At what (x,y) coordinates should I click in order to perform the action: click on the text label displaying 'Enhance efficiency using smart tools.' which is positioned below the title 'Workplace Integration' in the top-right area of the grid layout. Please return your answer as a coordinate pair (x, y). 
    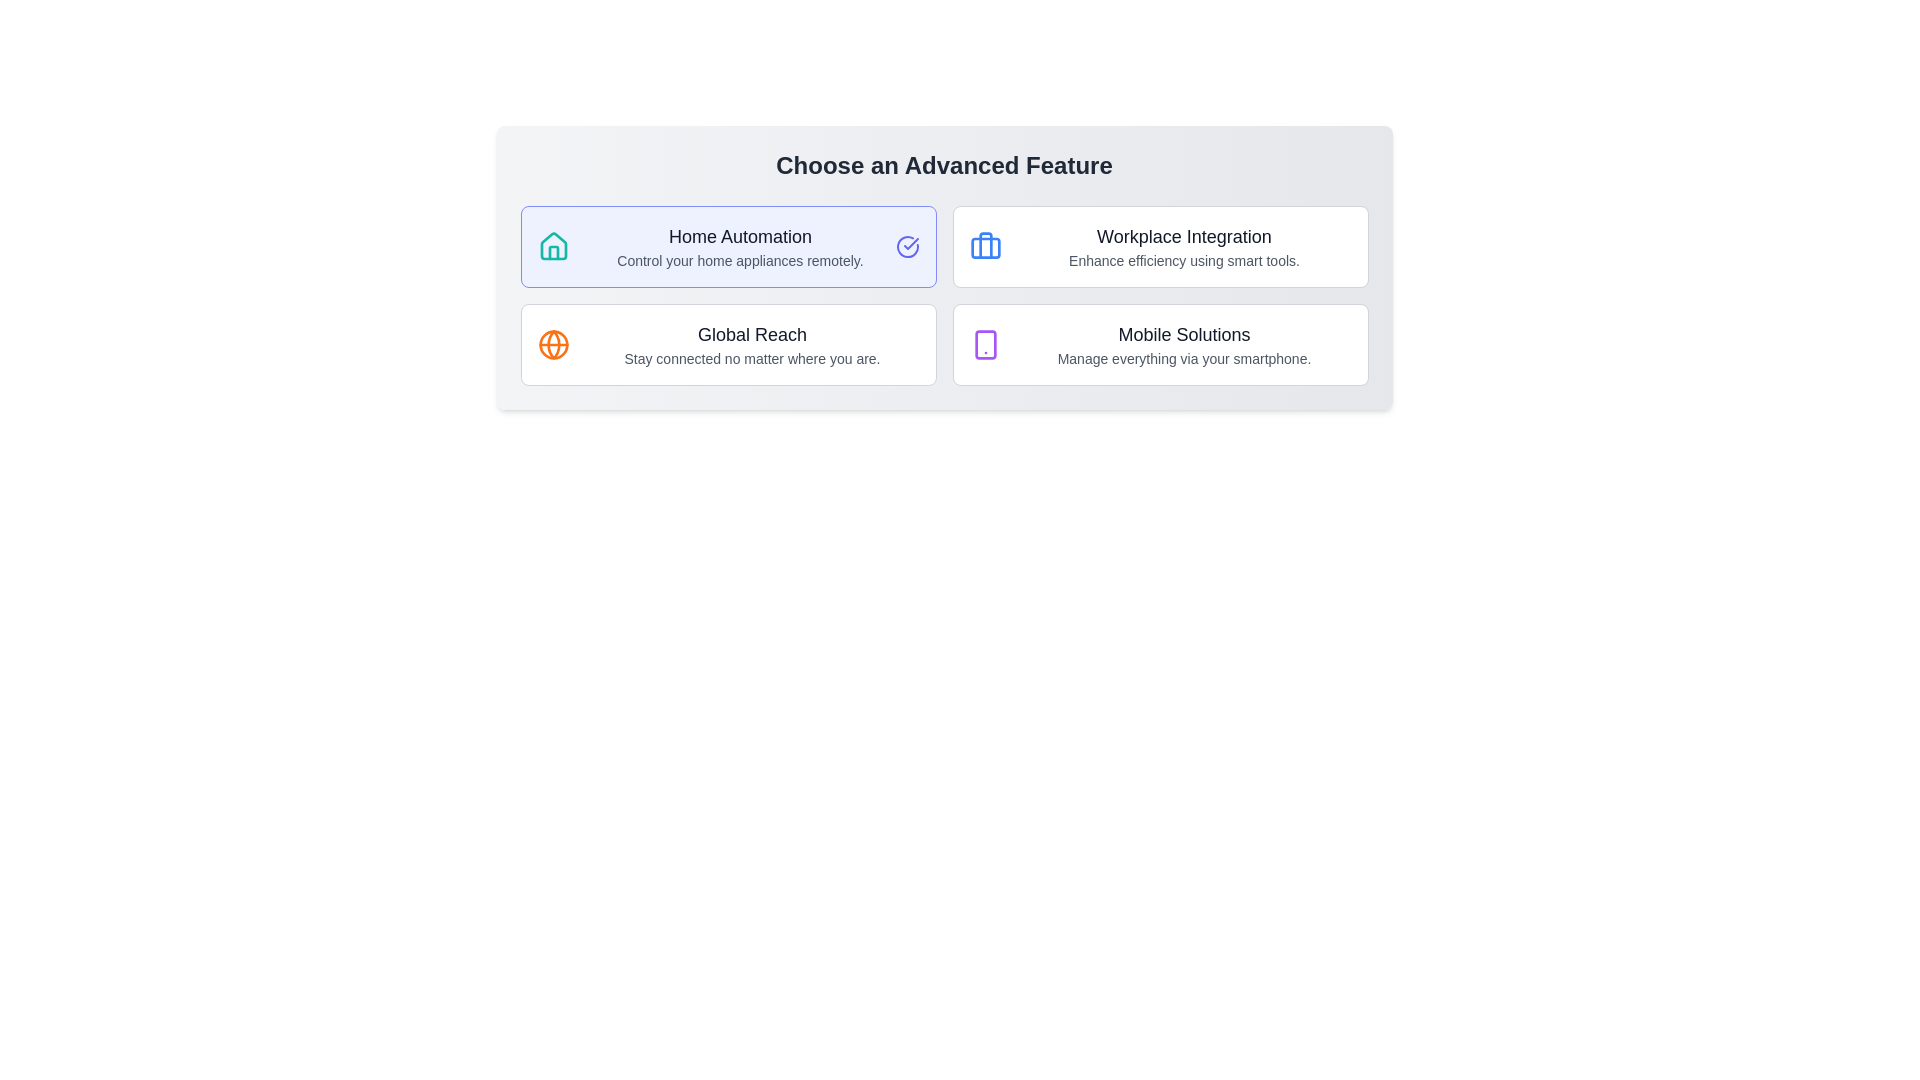
    Looking at the image, I should click on (1184, 260).